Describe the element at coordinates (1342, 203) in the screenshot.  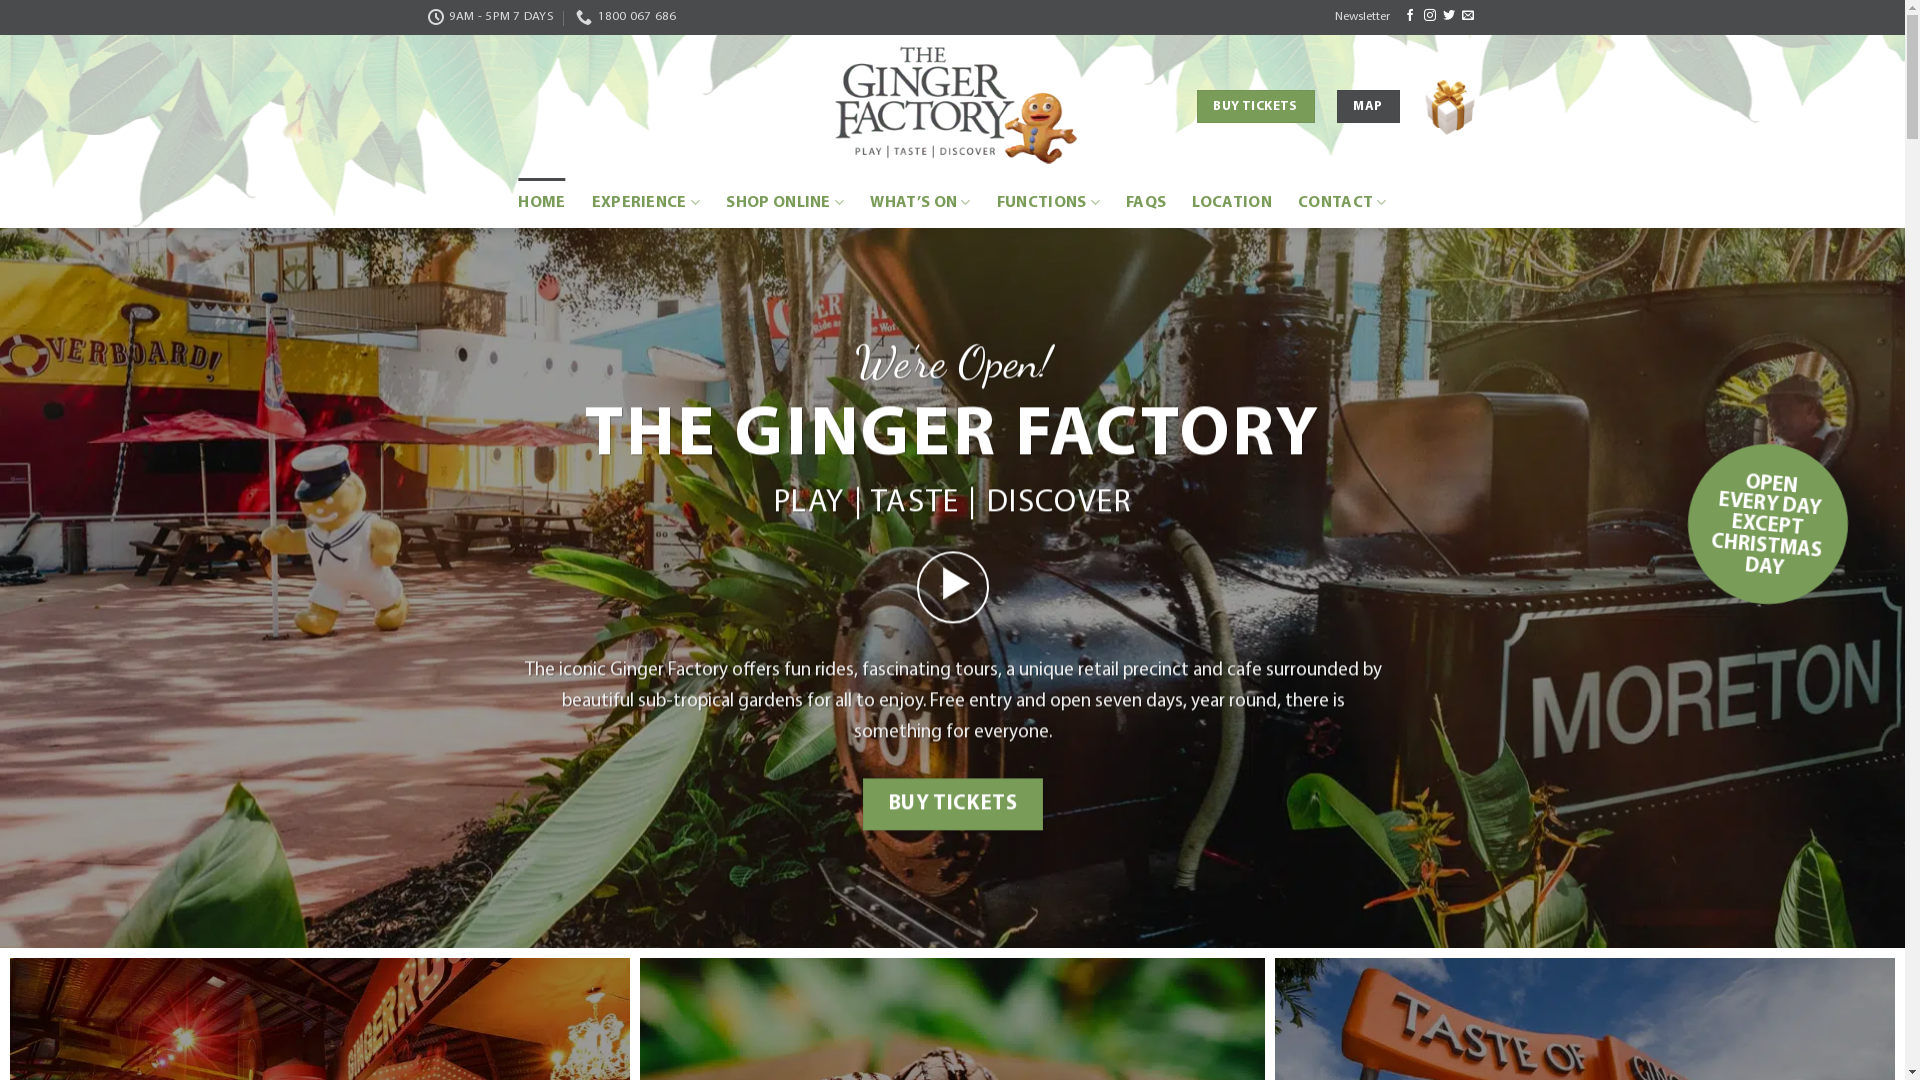
I see `'CONTACT'` at that location.